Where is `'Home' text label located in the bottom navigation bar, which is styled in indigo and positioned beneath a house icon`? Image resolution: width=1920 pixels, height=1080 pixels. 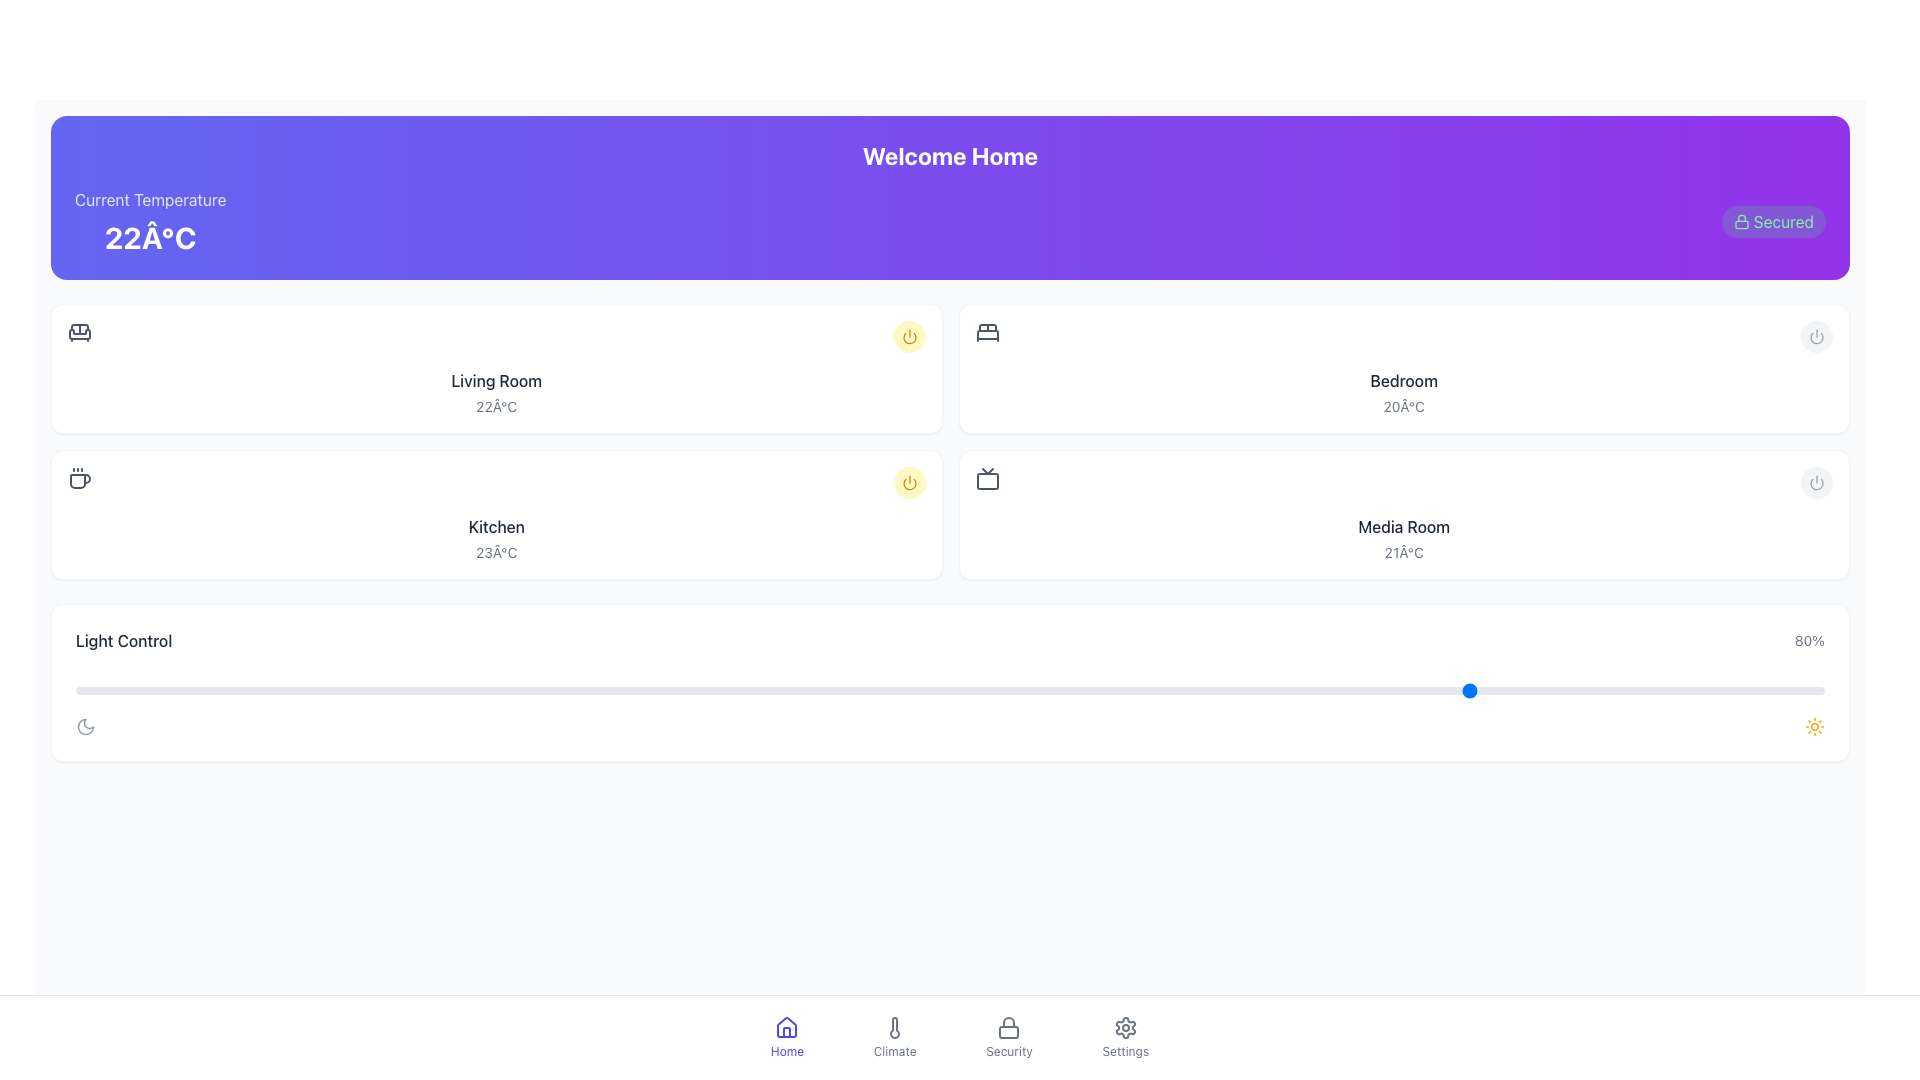 'Home' text label located in the bottom navigation bar, which is styled in indigo and positioned beneath a house icon is located at coordinates (786, 1051).